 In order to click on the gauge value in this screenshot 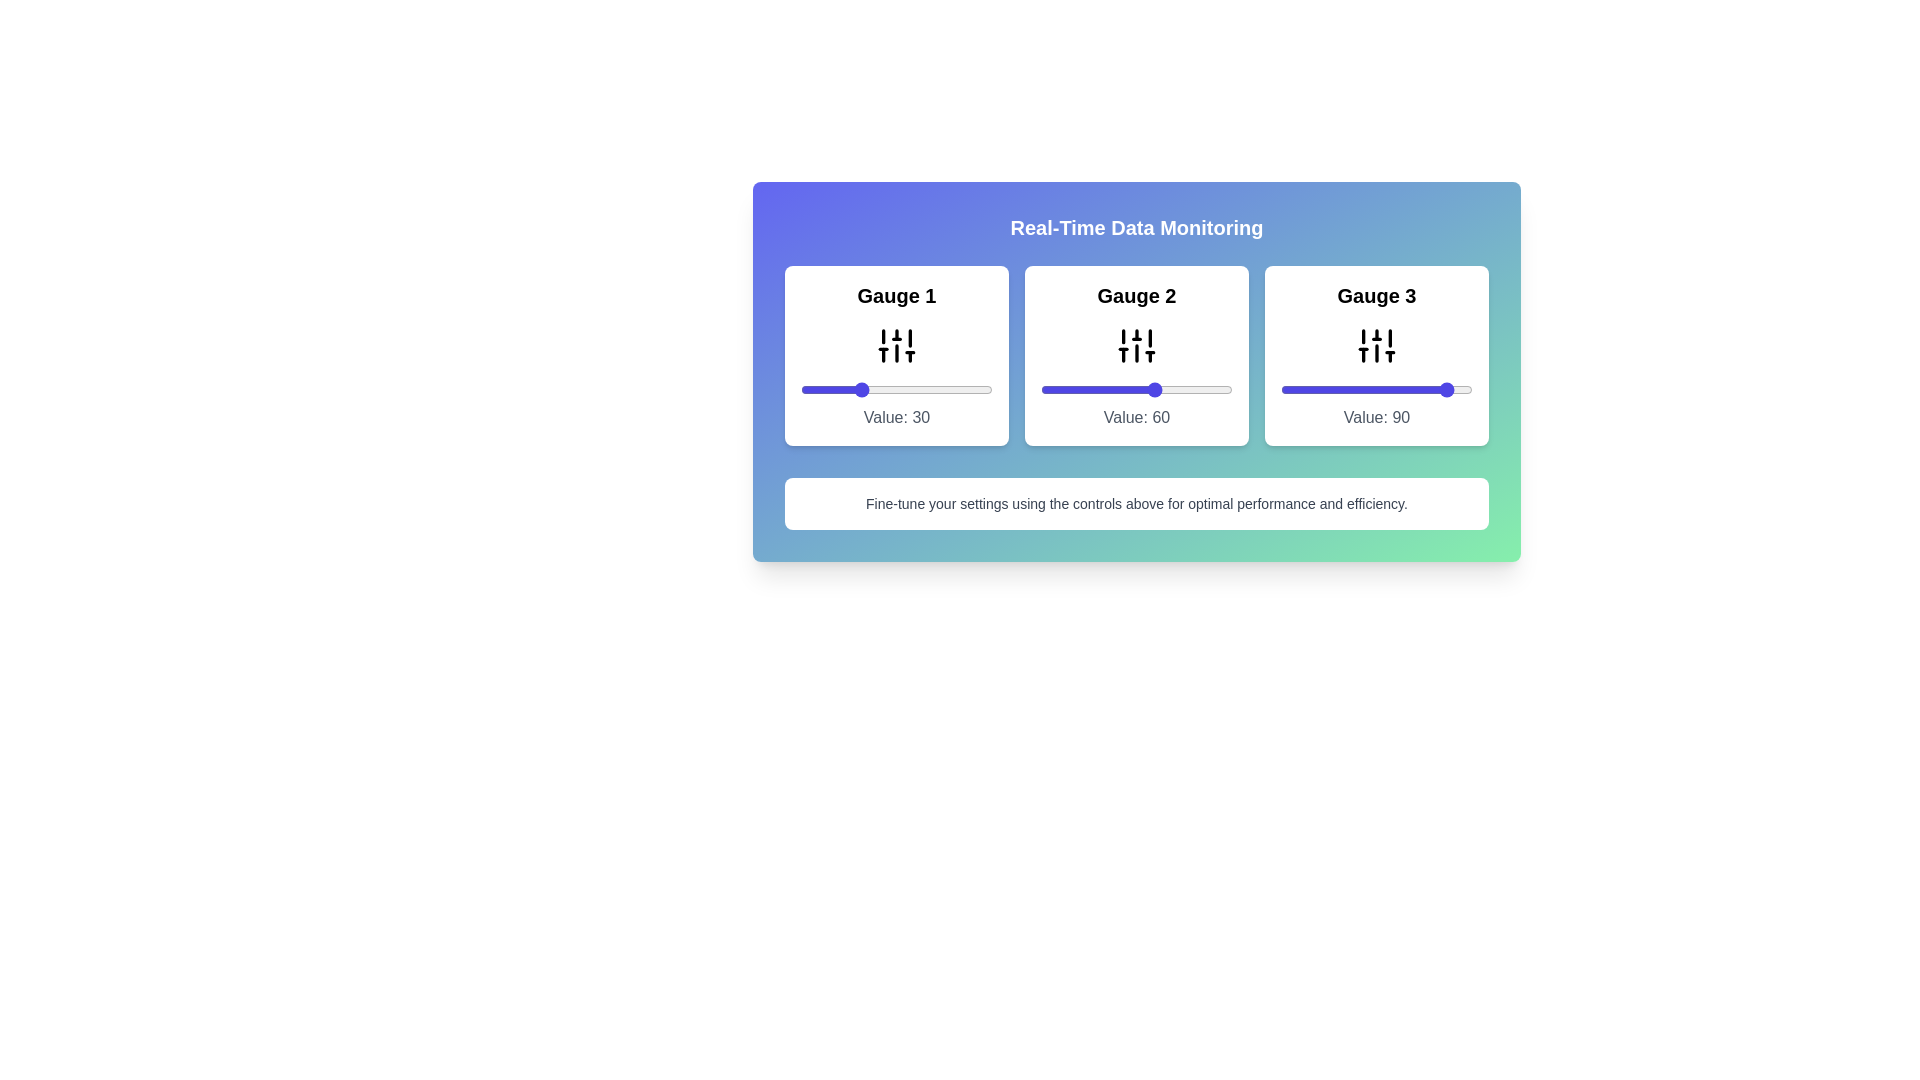, I will do `click(849, 389)`.